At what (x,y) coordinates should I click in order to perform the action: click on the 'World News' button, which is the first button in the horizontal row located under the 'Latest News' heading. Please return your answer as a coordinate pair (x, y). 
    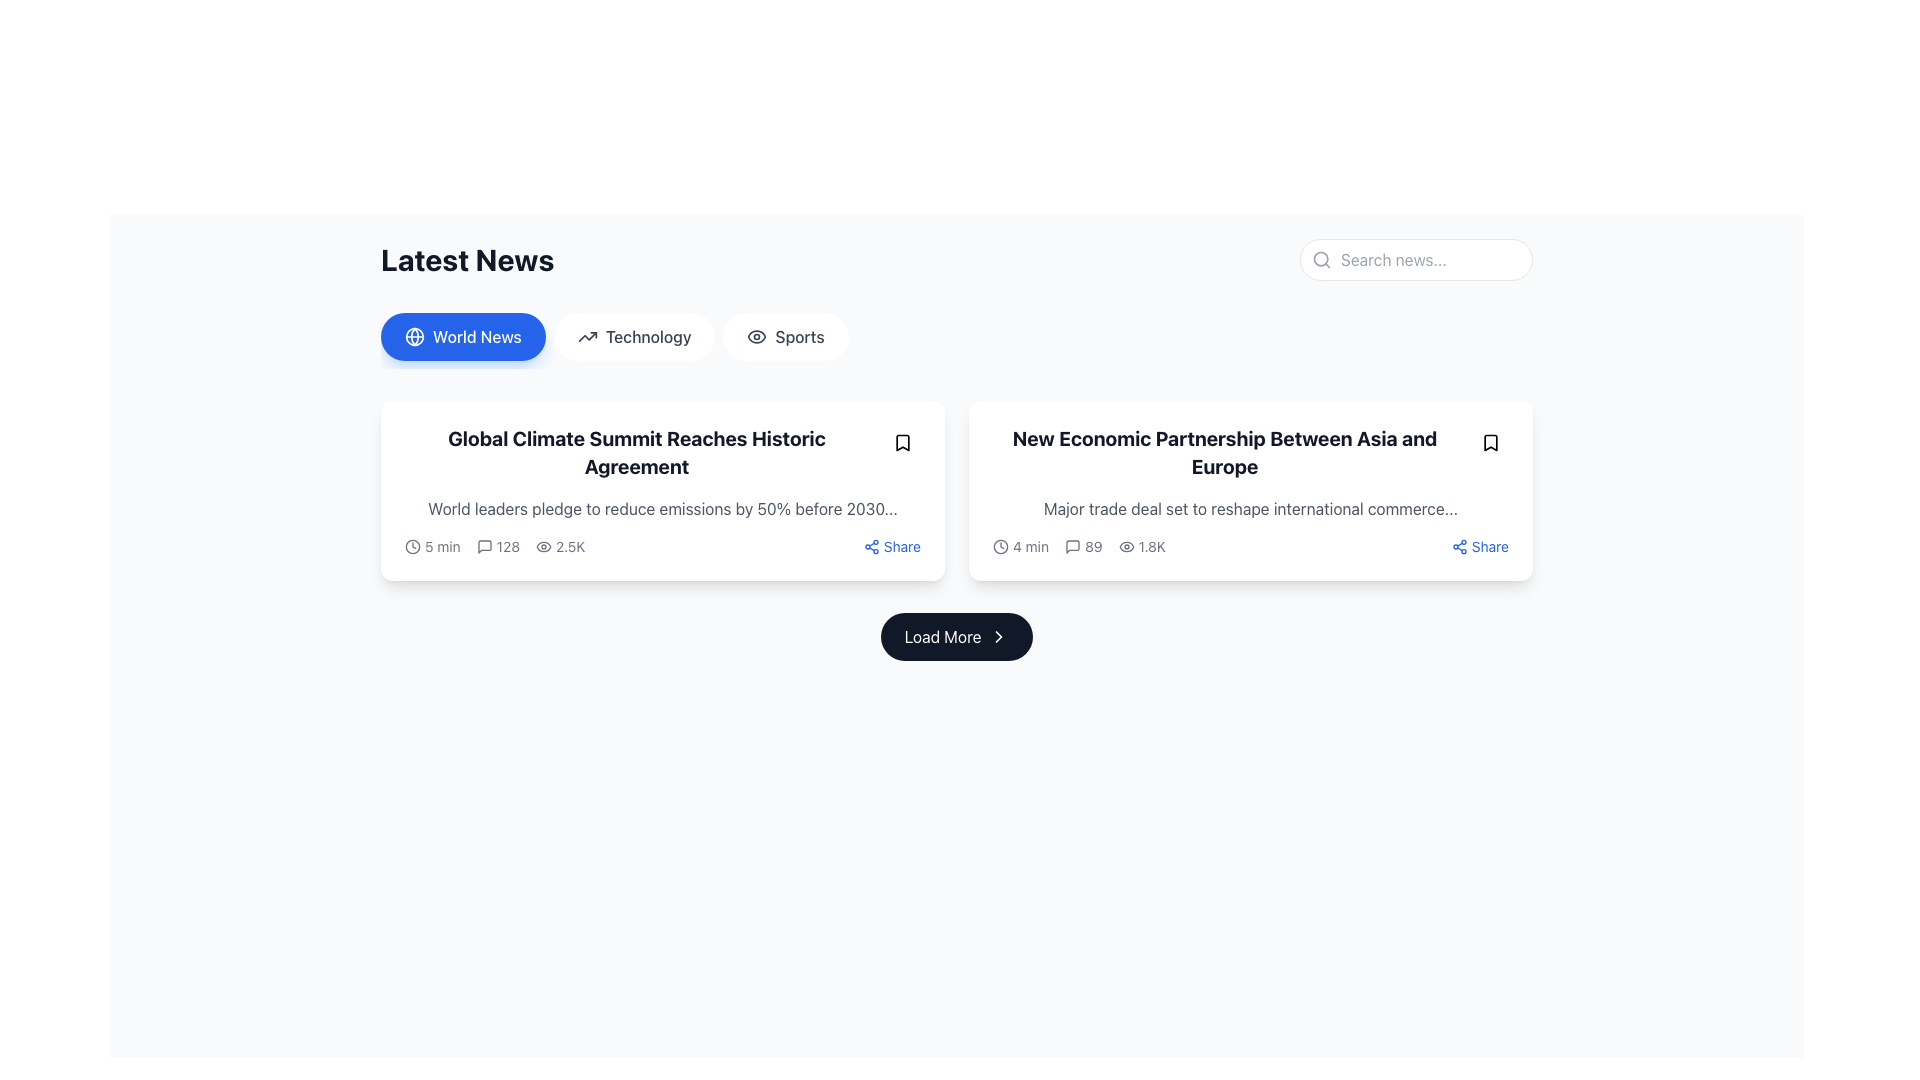
    Looking at the image, I should click on (462, 335).